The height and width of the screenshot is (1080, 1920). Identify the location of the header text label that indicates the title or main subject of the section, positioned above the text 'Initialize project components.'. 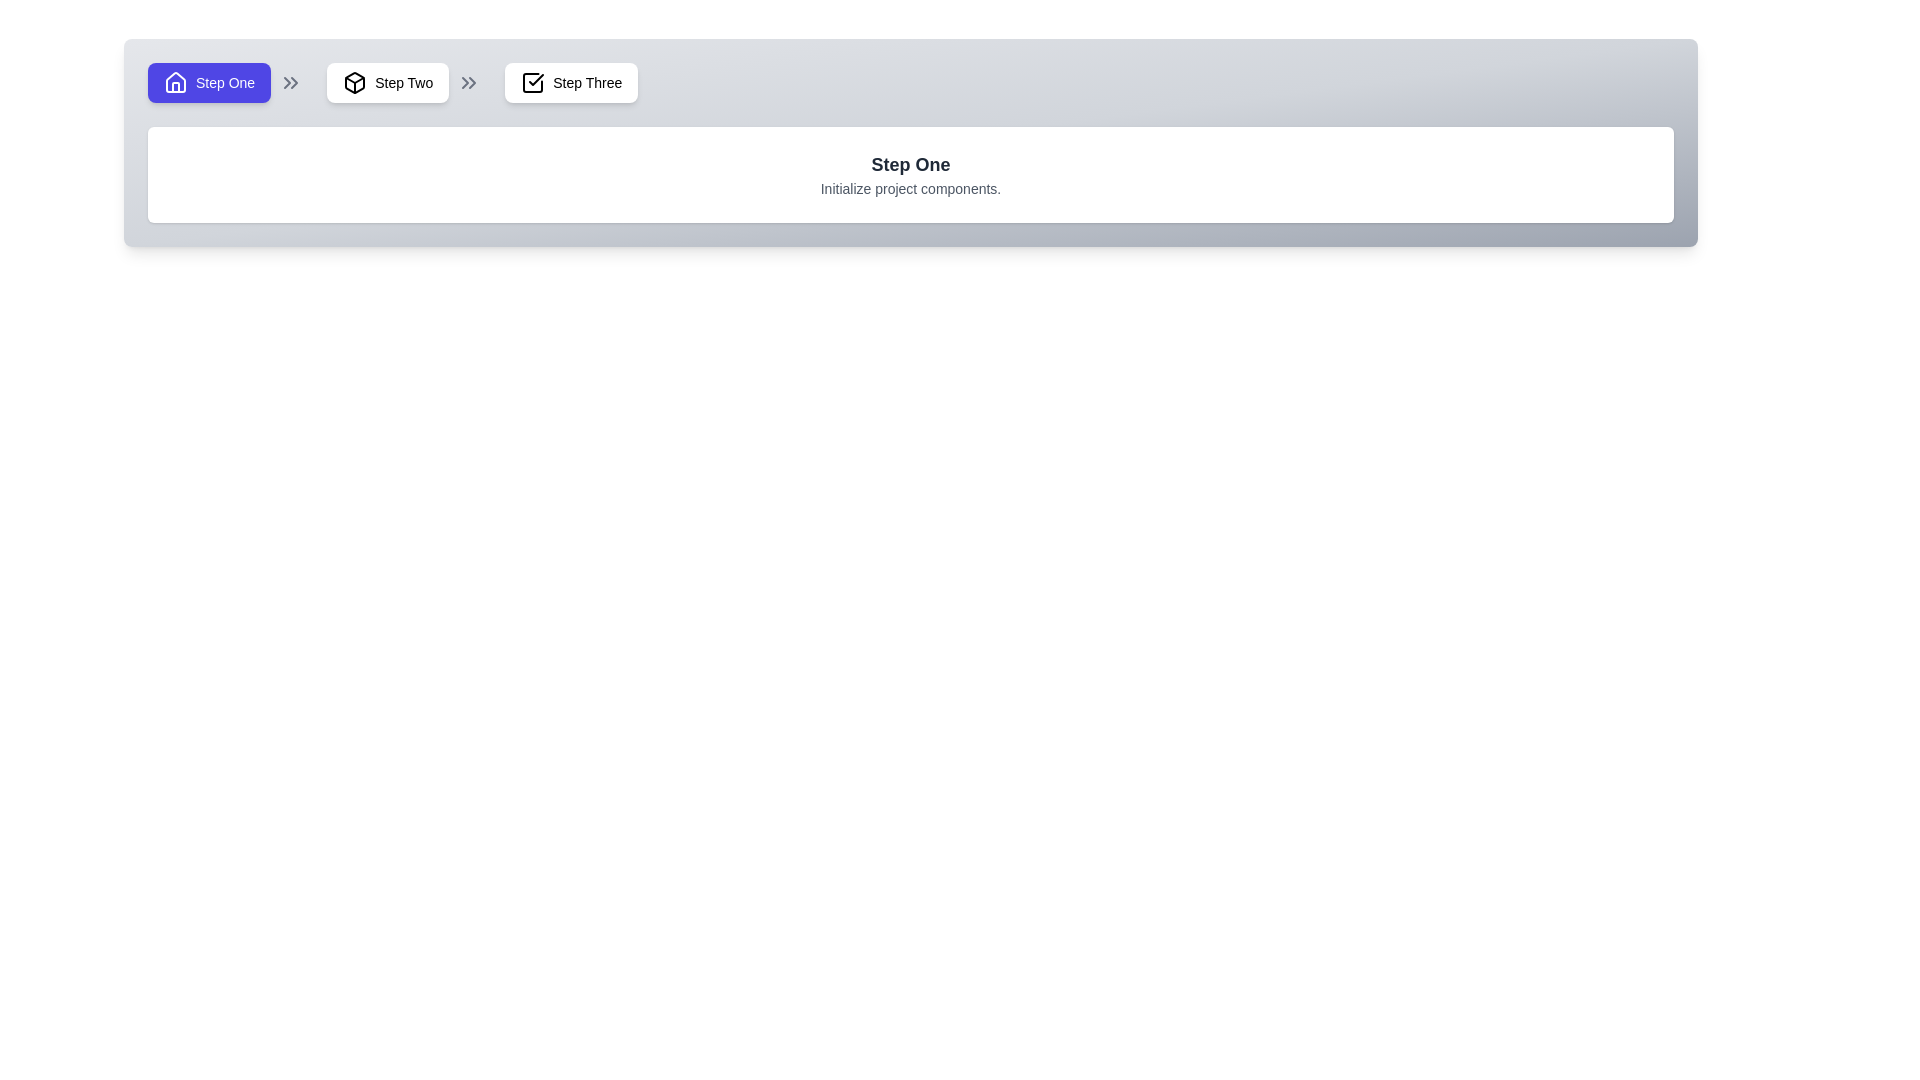
(910, 164).